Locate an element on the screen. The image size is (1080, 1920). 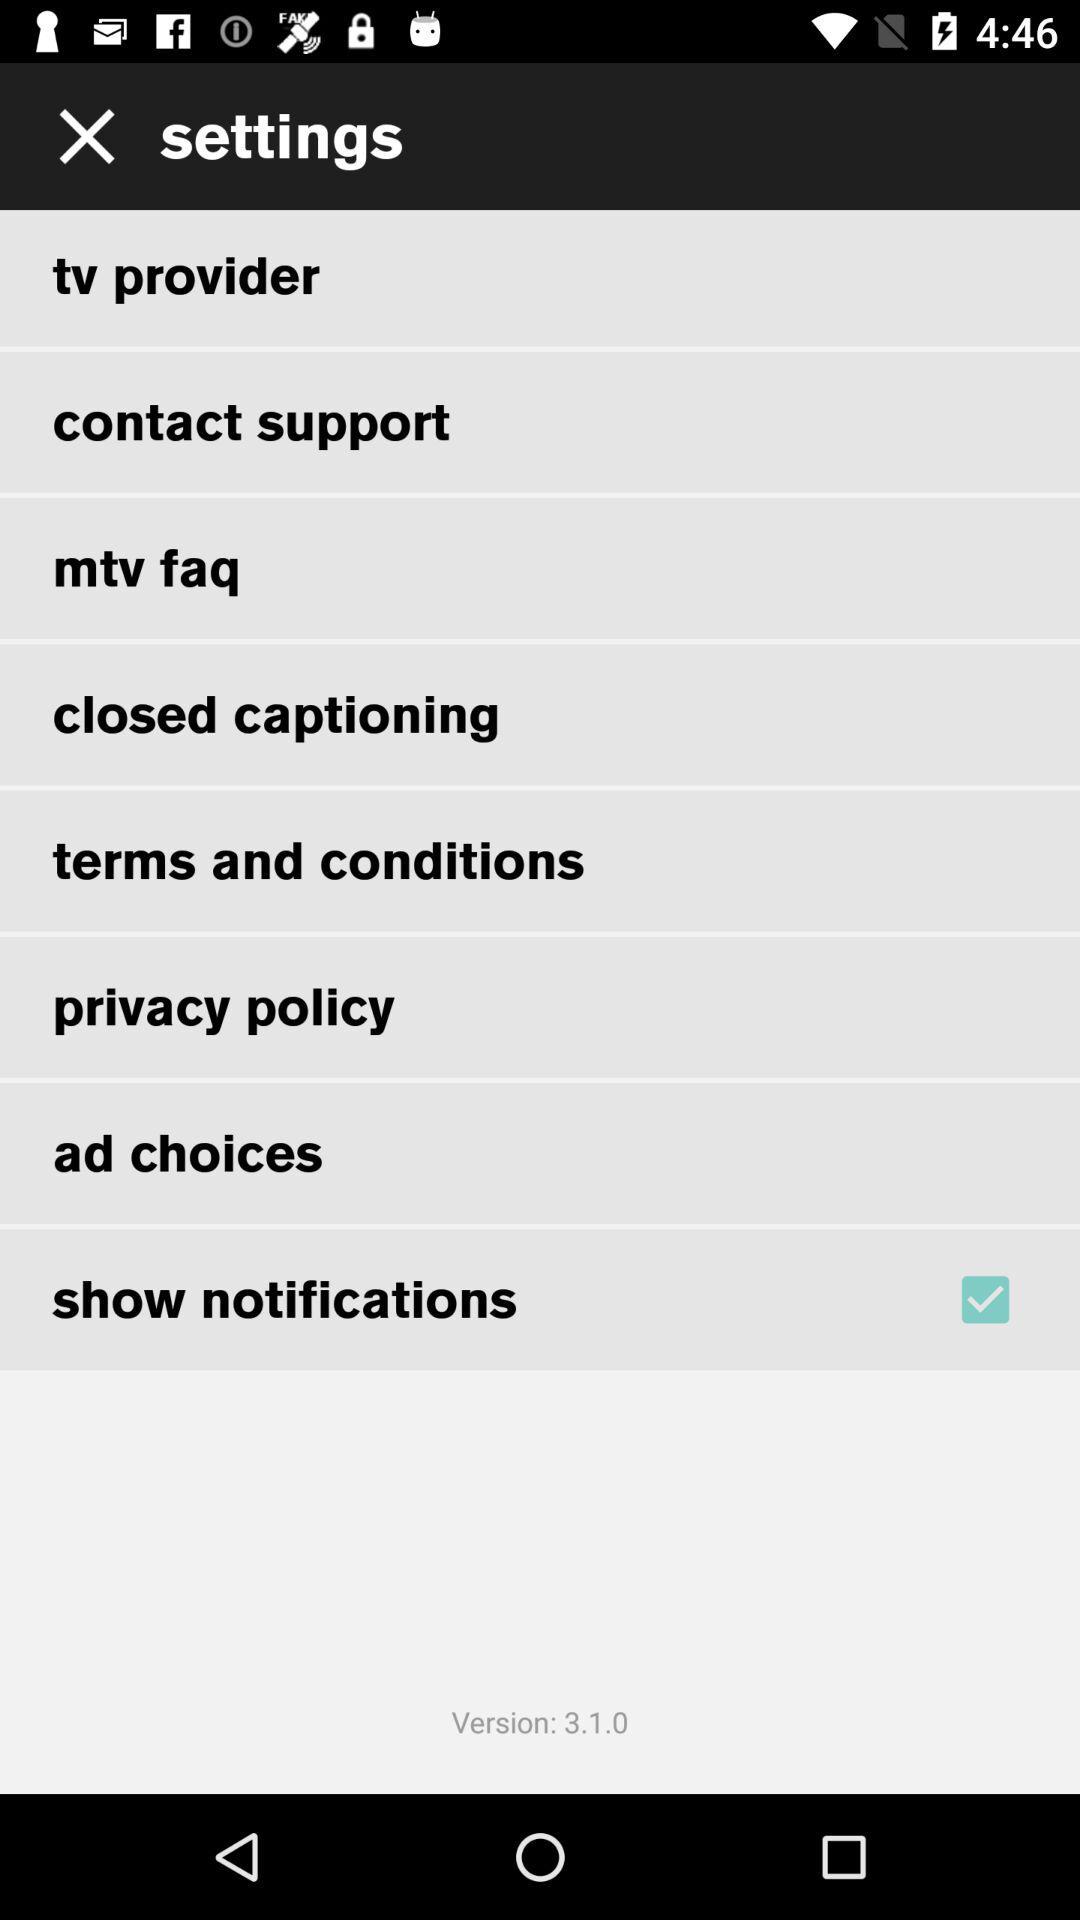
closes out of settings is located at coordinates (79, 135).